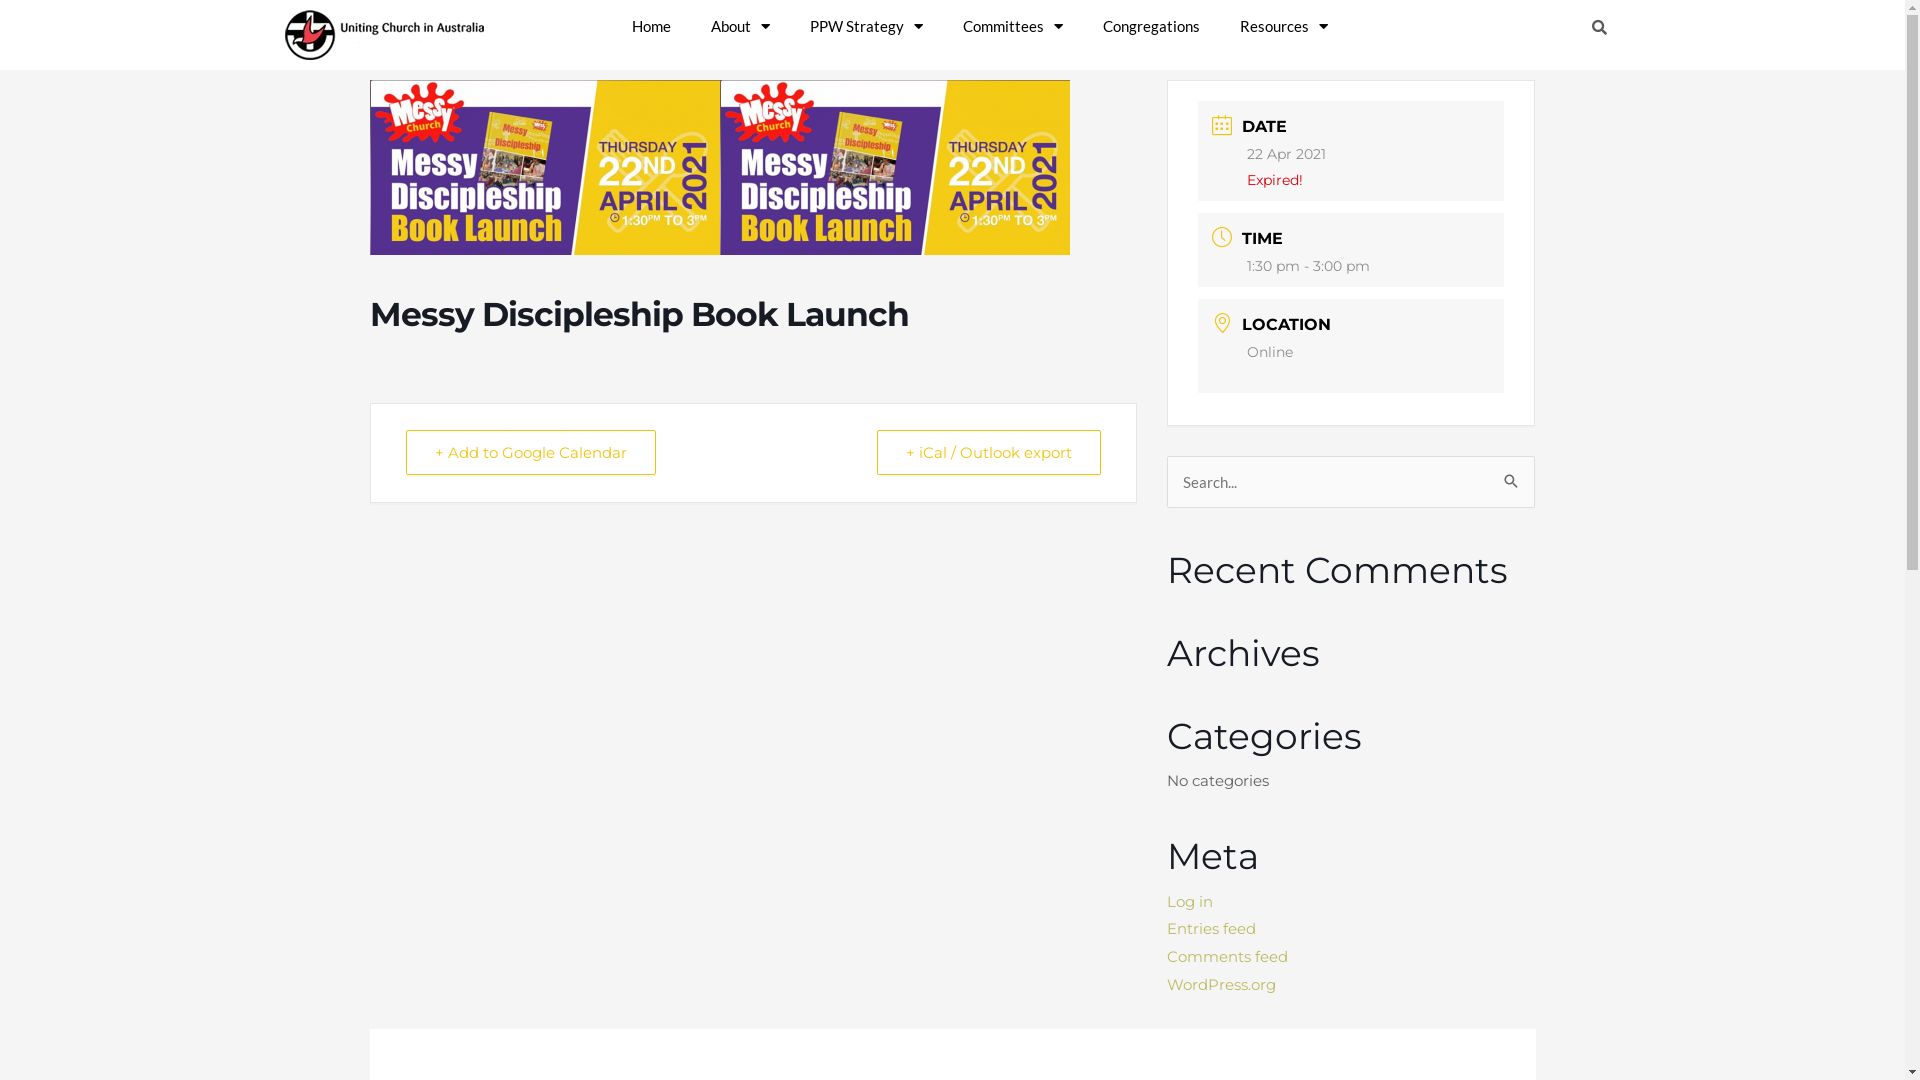 This screenshot has height=1080, width=1920. What do you see at coordinates (866, 26) in the screenshot?
I see `'PPW Strategy'` at bounding box center [866, 26].